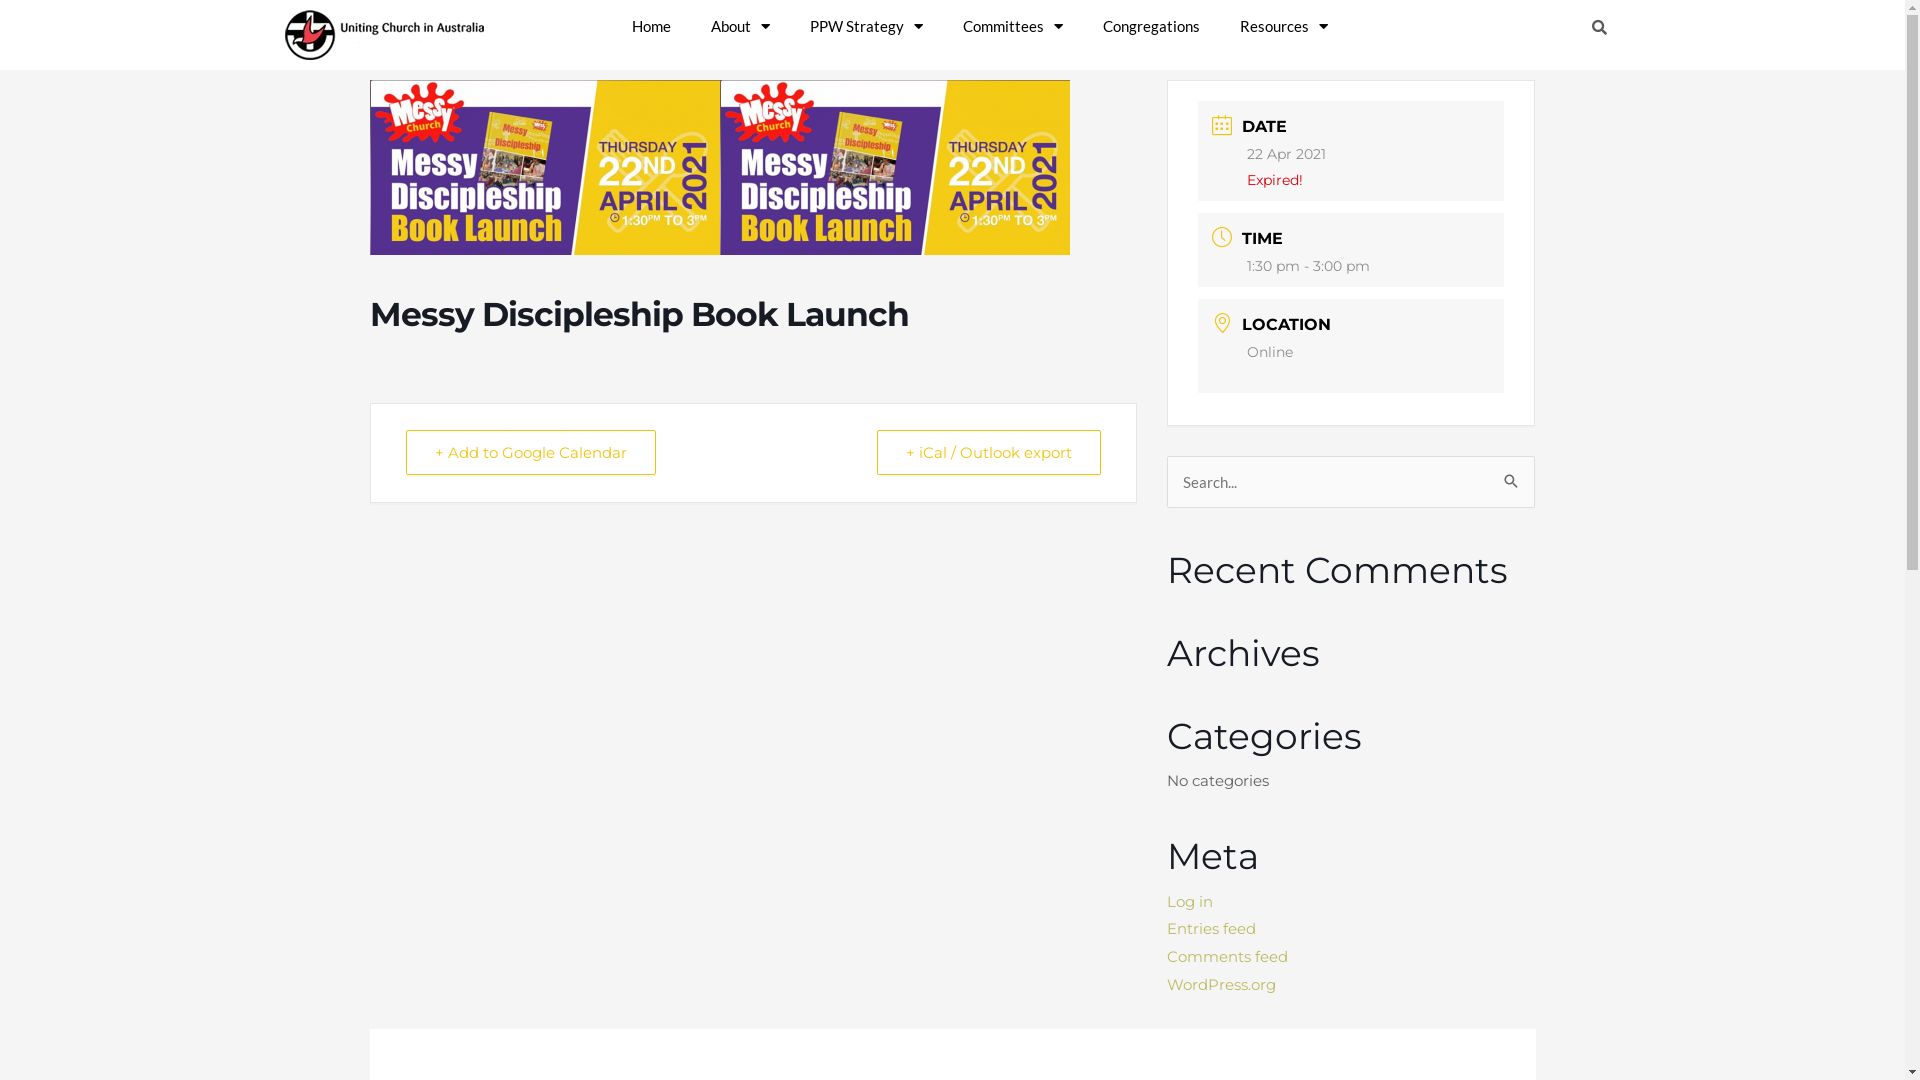 This screenshot has height=1080, width=1920. What do you see at coordinates (866, 26) in the screenshot?
I see `'PPW Strategy'` at bounding box center [866, 26].